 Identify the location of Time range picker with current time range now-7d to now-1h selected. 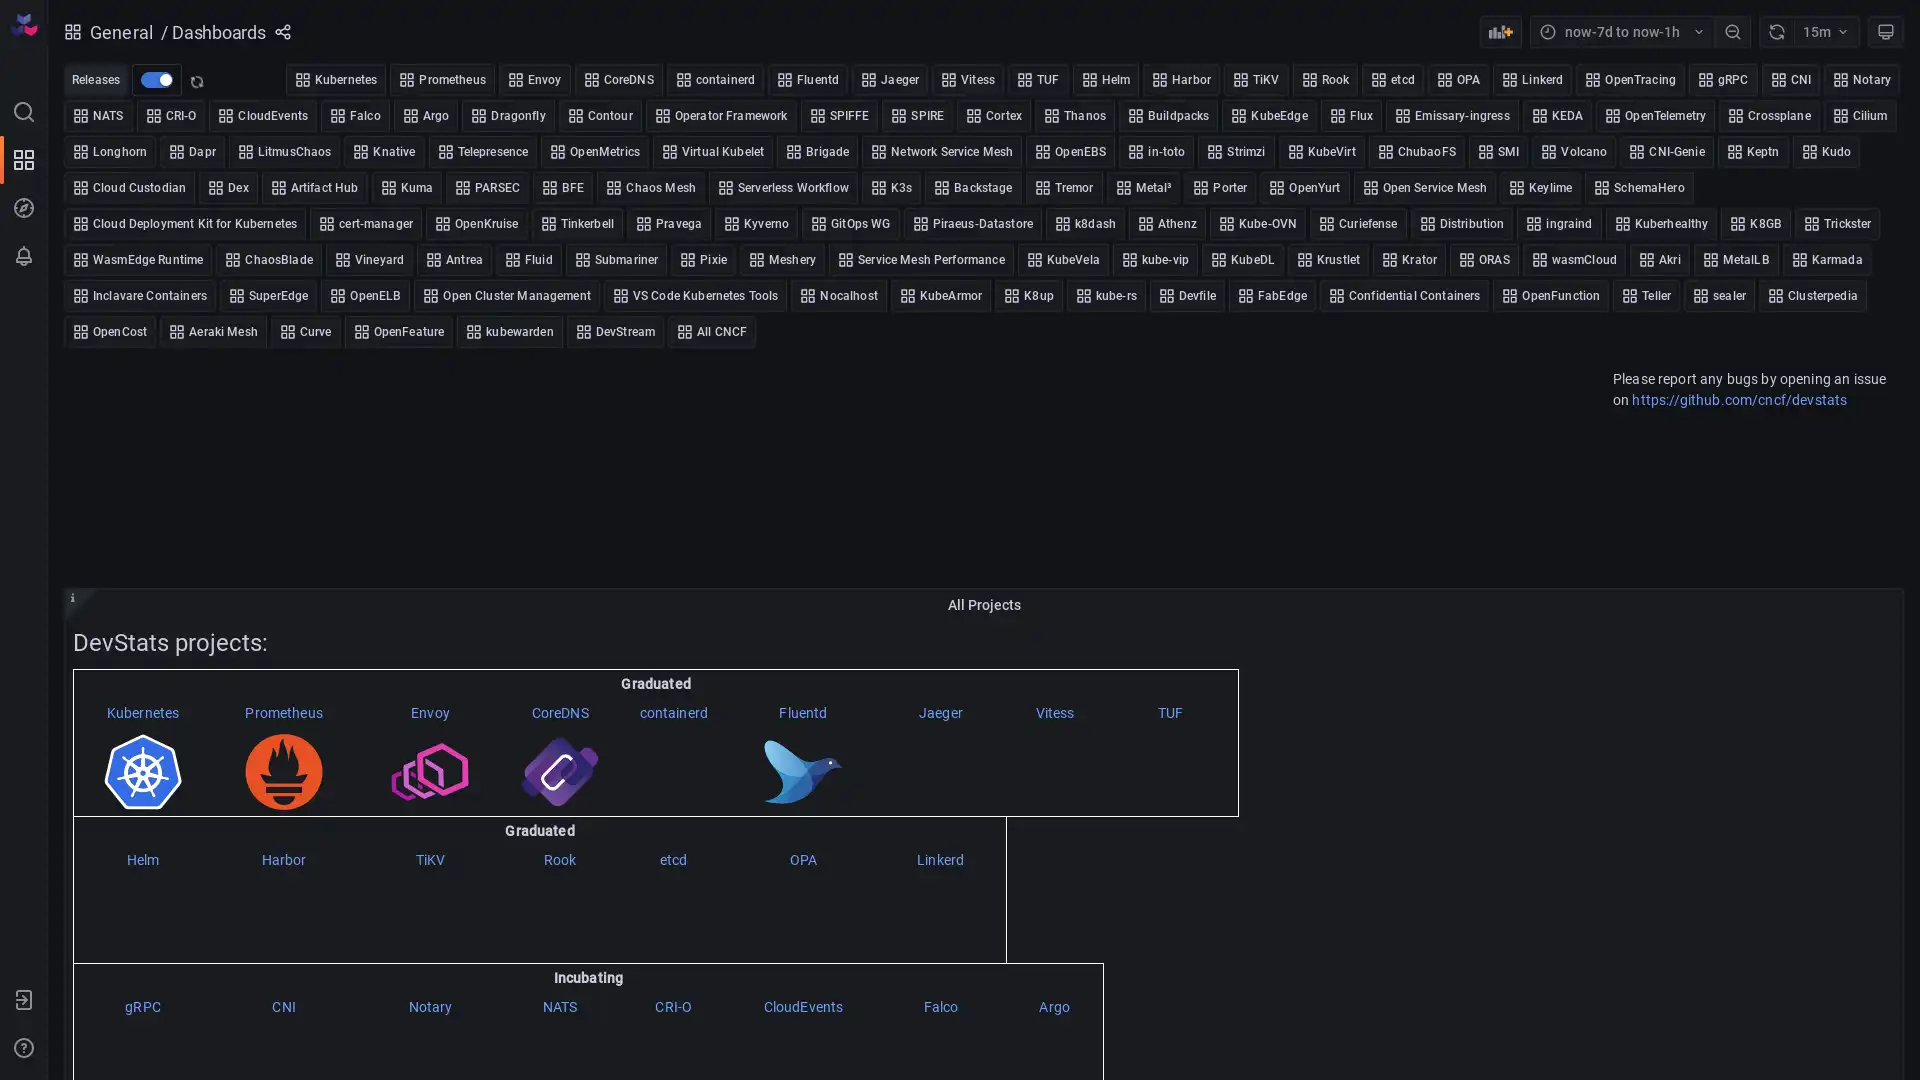
(1622, 31).